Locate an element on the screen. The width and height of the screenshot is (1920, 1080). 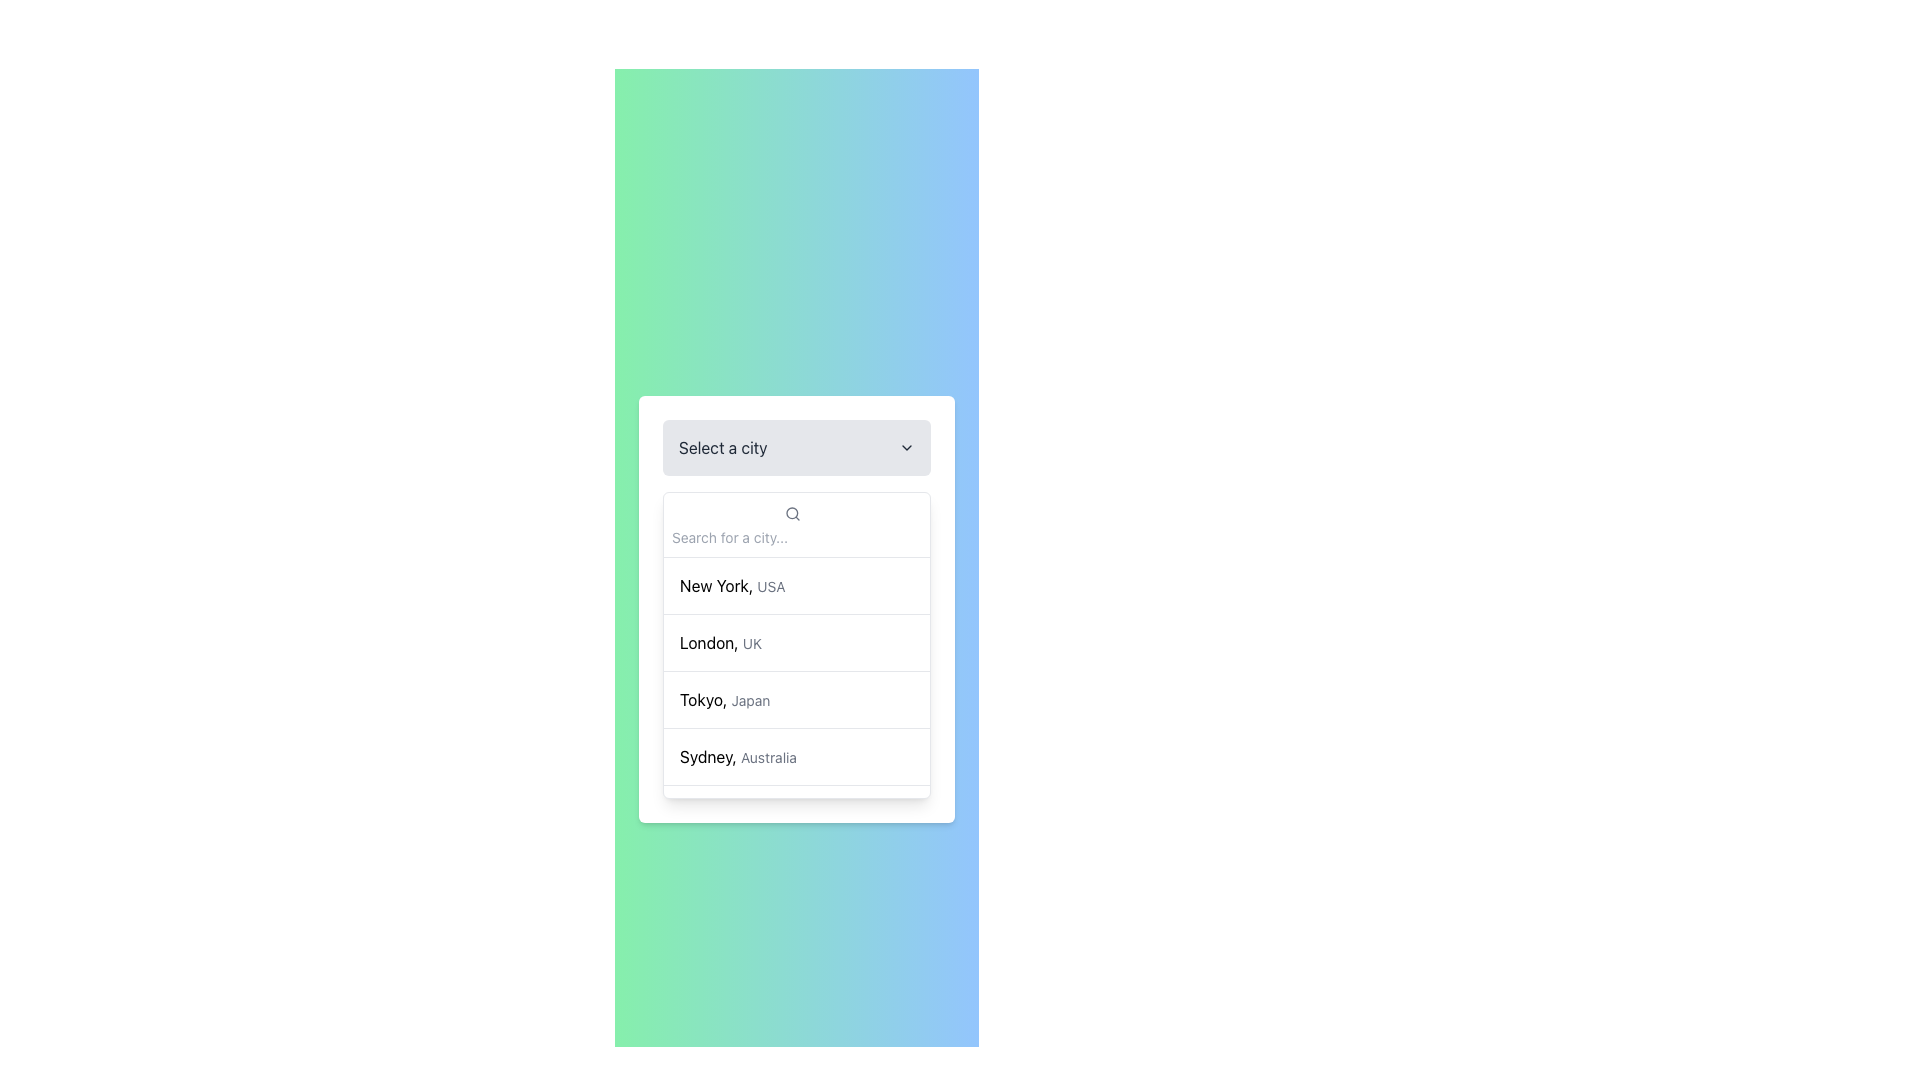
text label indicating the country corresponding to 'New York' in the dropdown list, which is positioned within the dropdown as part of 'New York, USA' is located at coordinates (770, 585).